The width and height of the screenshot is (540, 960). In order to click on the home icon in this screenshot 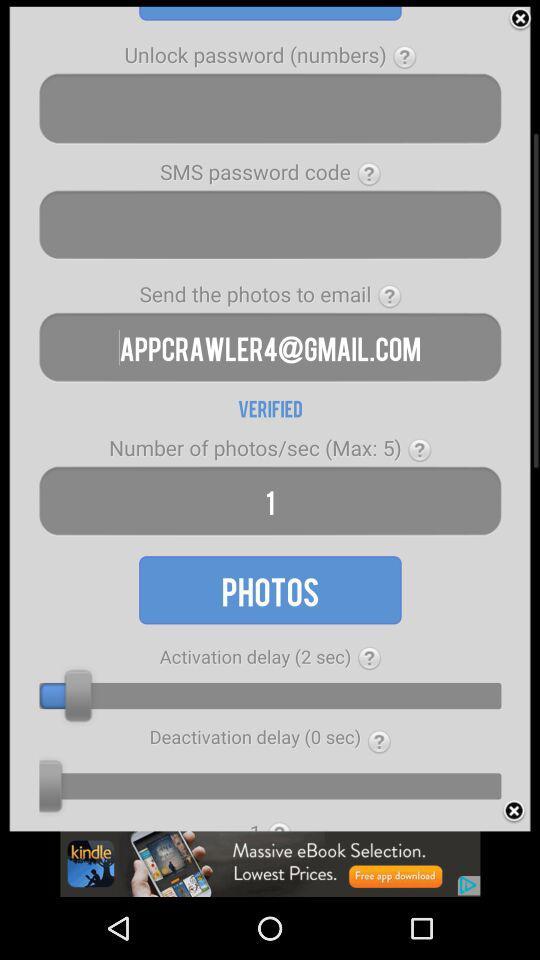, I will do `click(278, 883)`.